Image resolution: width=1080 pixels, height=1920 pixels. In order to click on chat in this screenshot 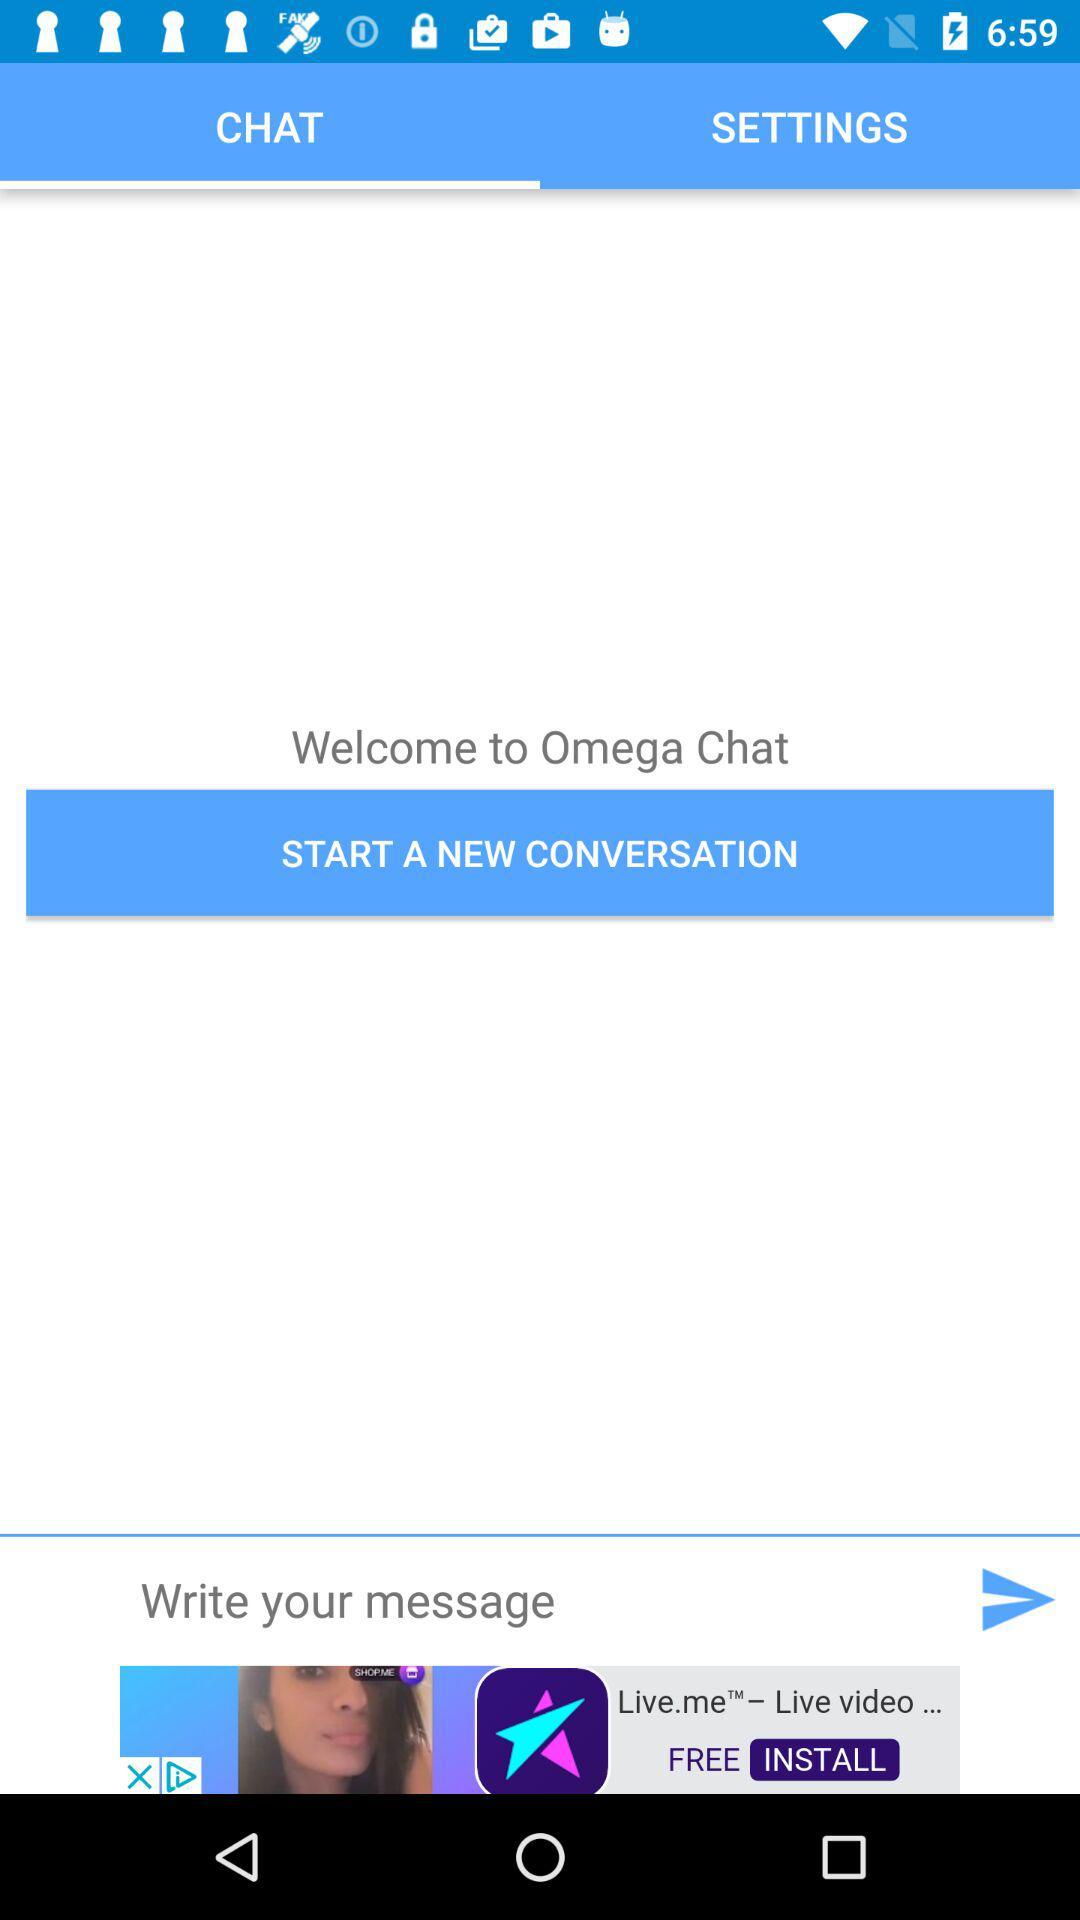, I will do `click(538, 1598)`.